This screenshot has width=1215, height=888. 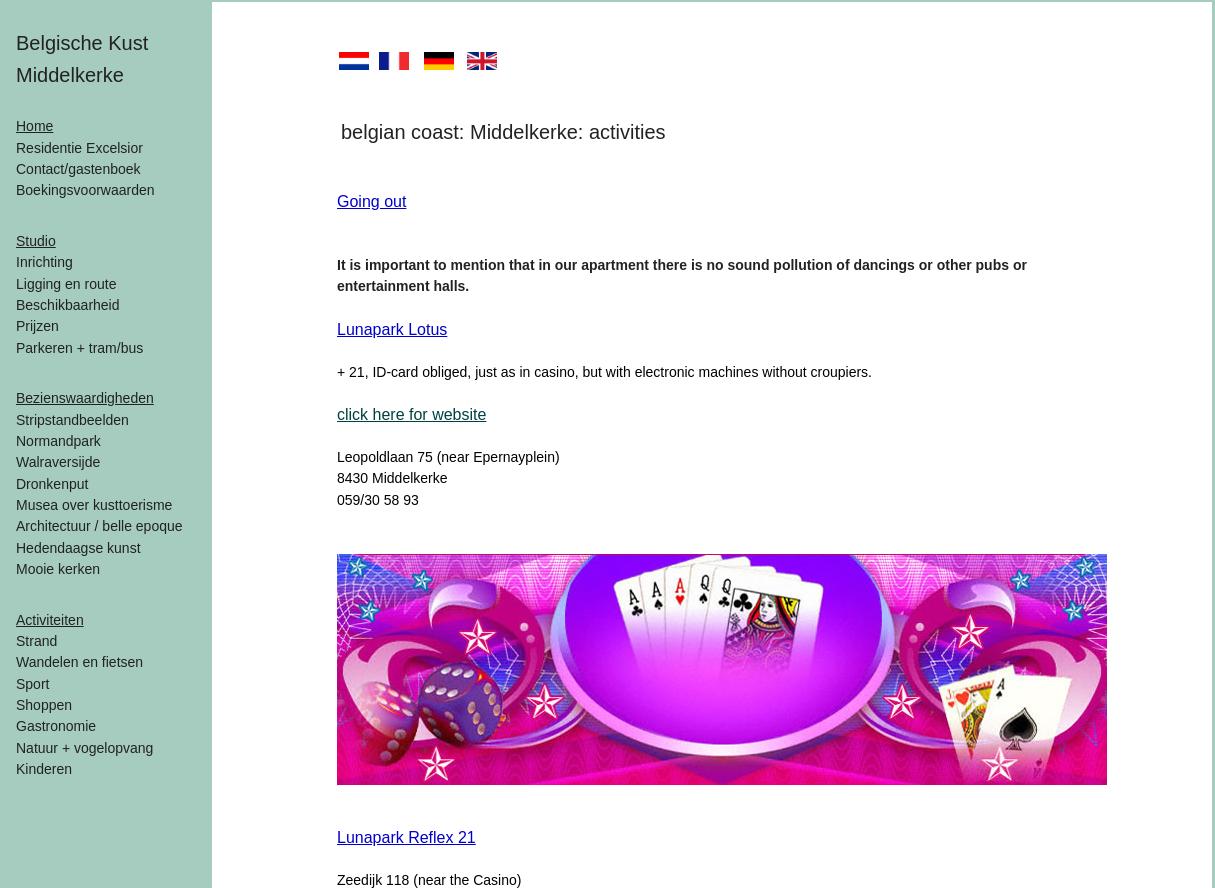 What do you see at coordinates (99, 524) in the screenshot?
I see `'Architectuur / belle epoque'` at bounding box center [99, 524].